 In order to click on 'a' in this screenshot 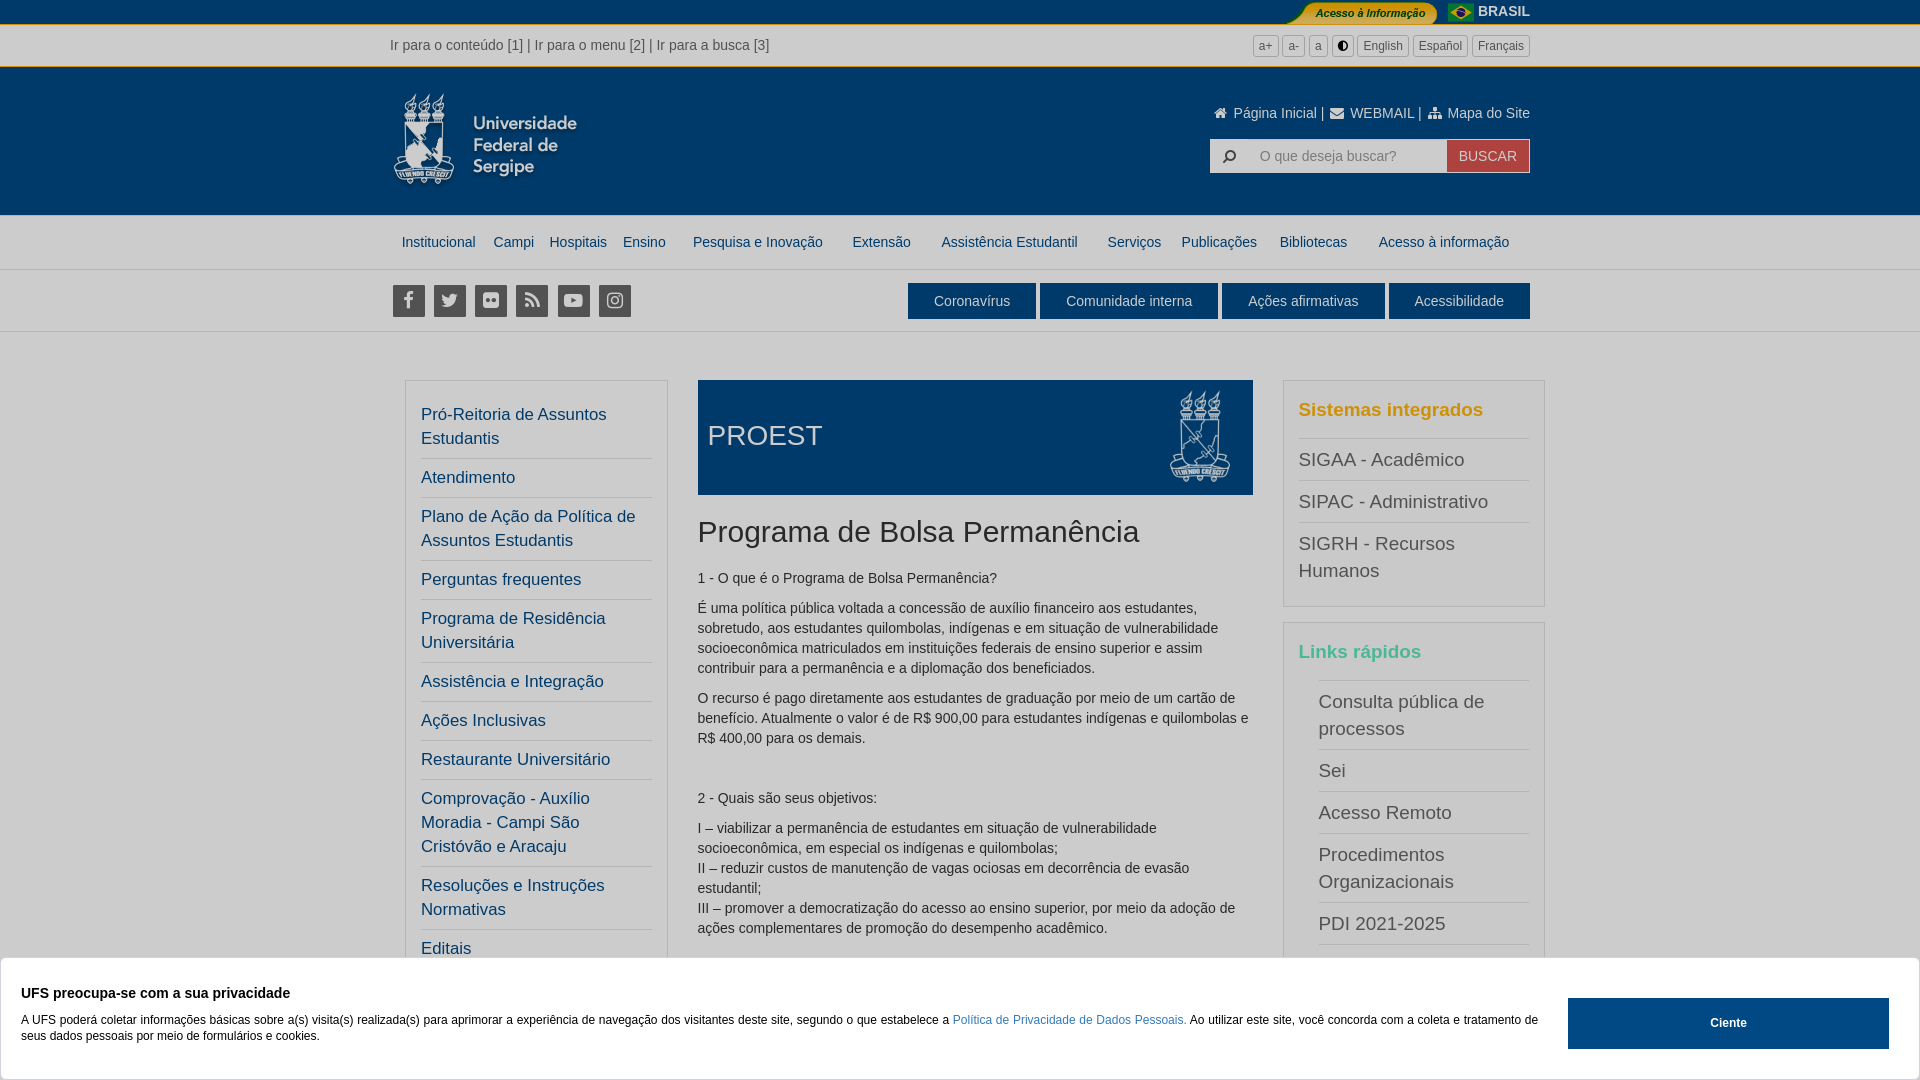, I will do `click(1318, 45)`.